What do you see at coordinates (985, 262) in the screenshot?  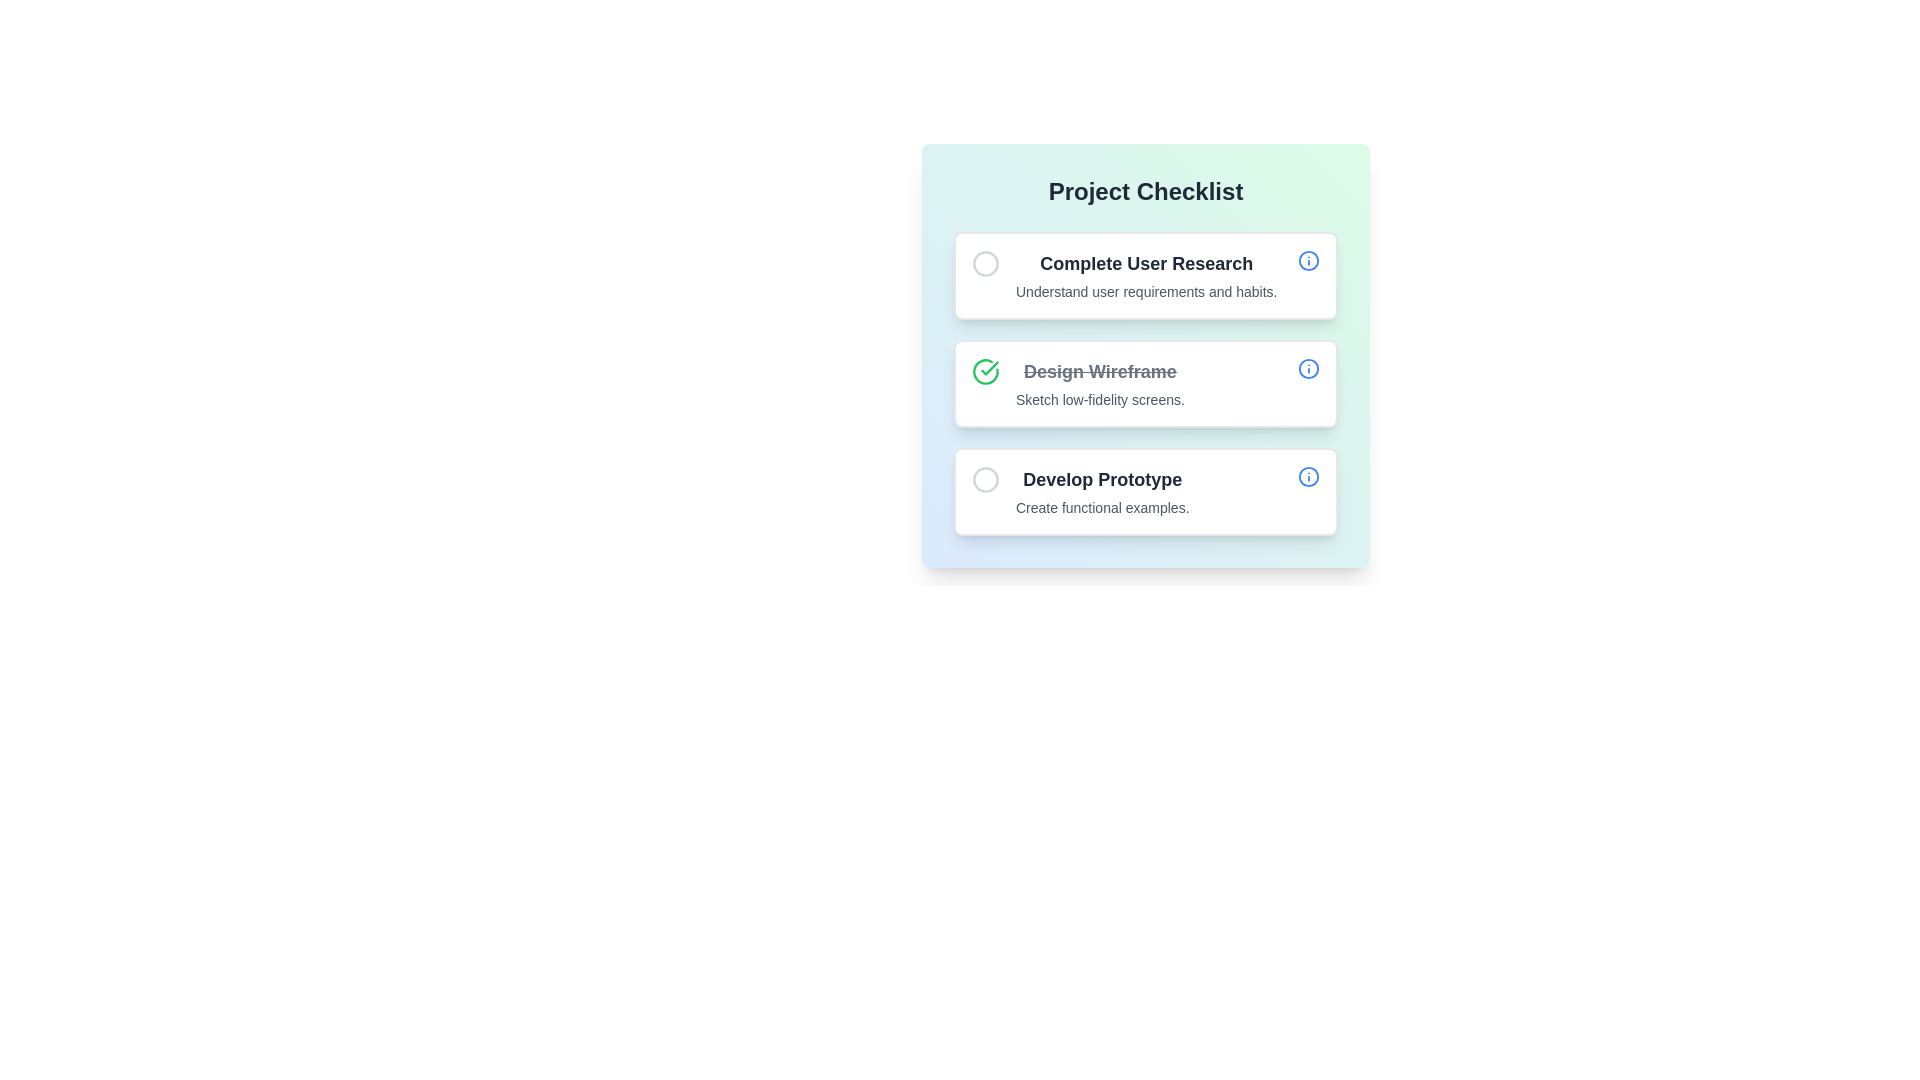 I see `the checkbox or status marker located at the top-left corner of the project checklist` at bounding box center [985, 262].